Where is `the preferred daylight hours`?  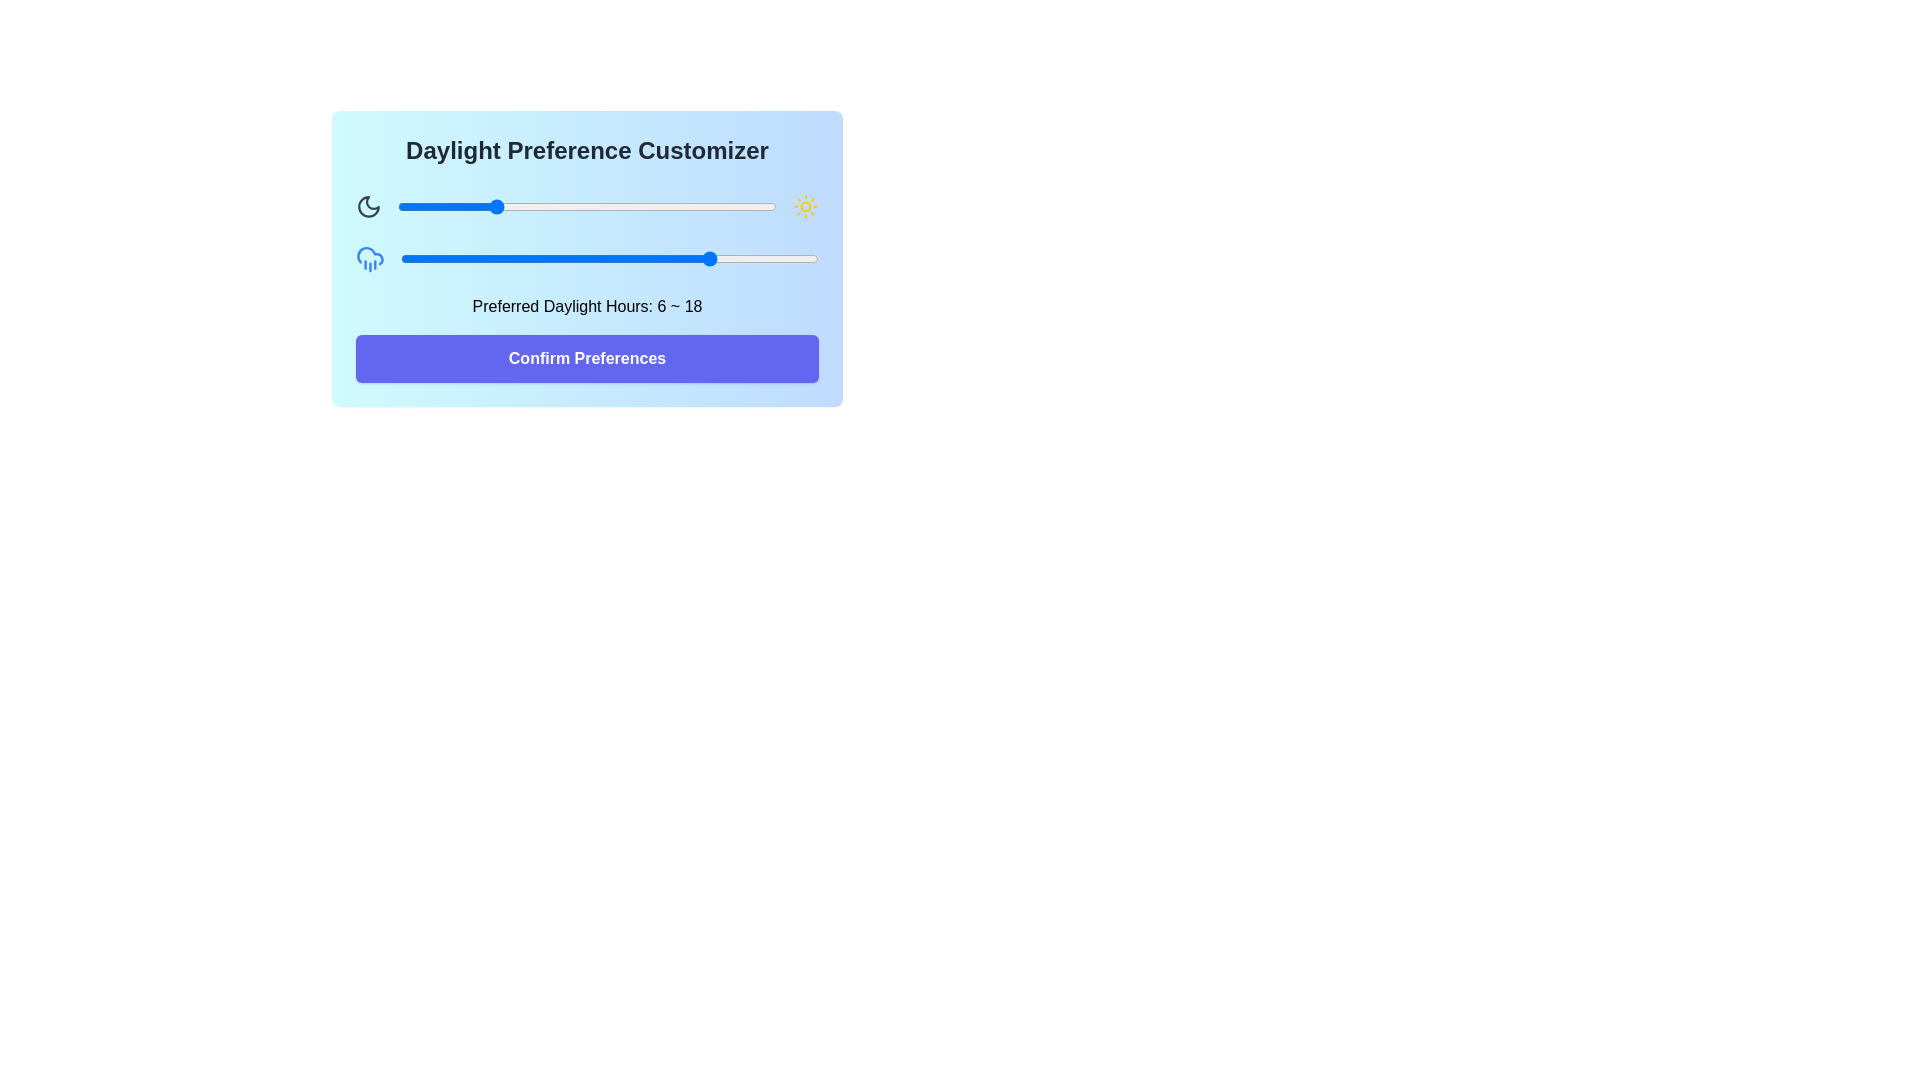
the preferred daylight hours is located at coordinates (591, 257).